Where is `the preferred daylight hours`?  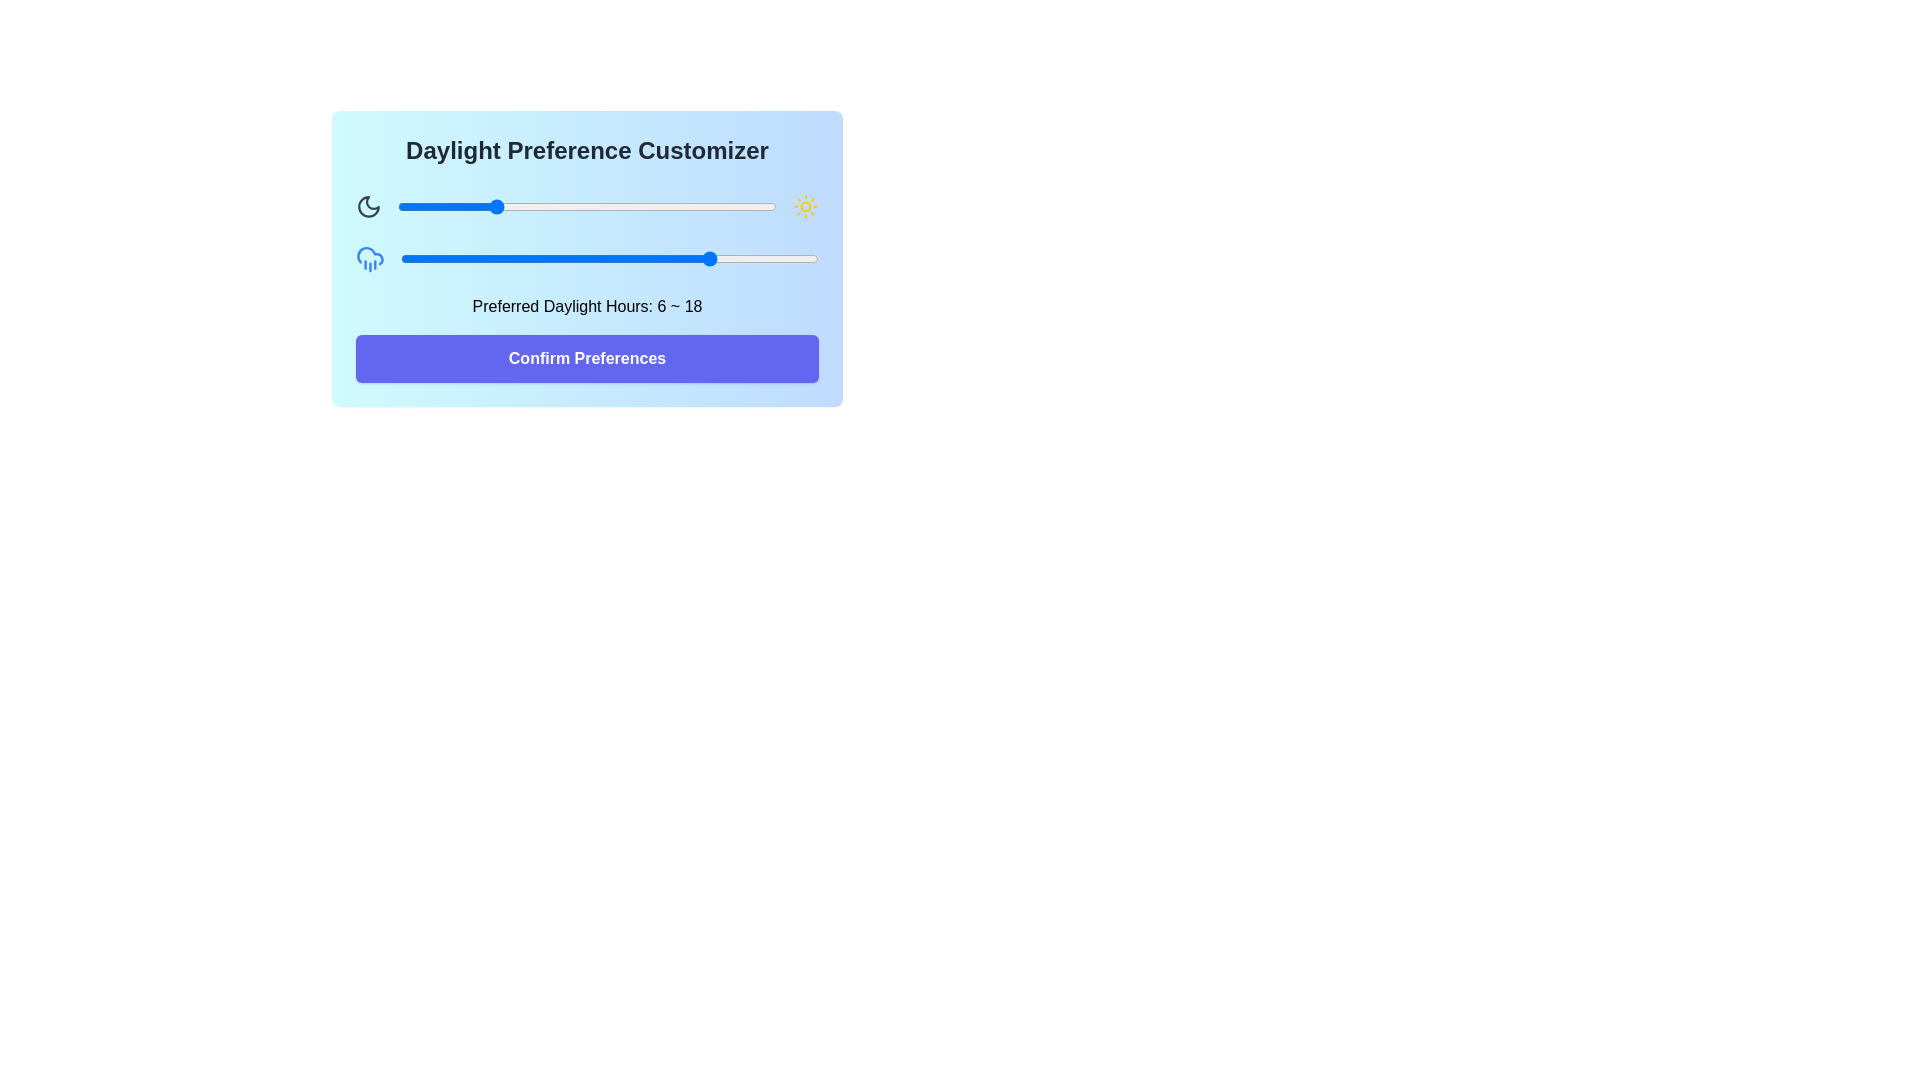
the preferred daylight hours is located at coordinates (591, 257).